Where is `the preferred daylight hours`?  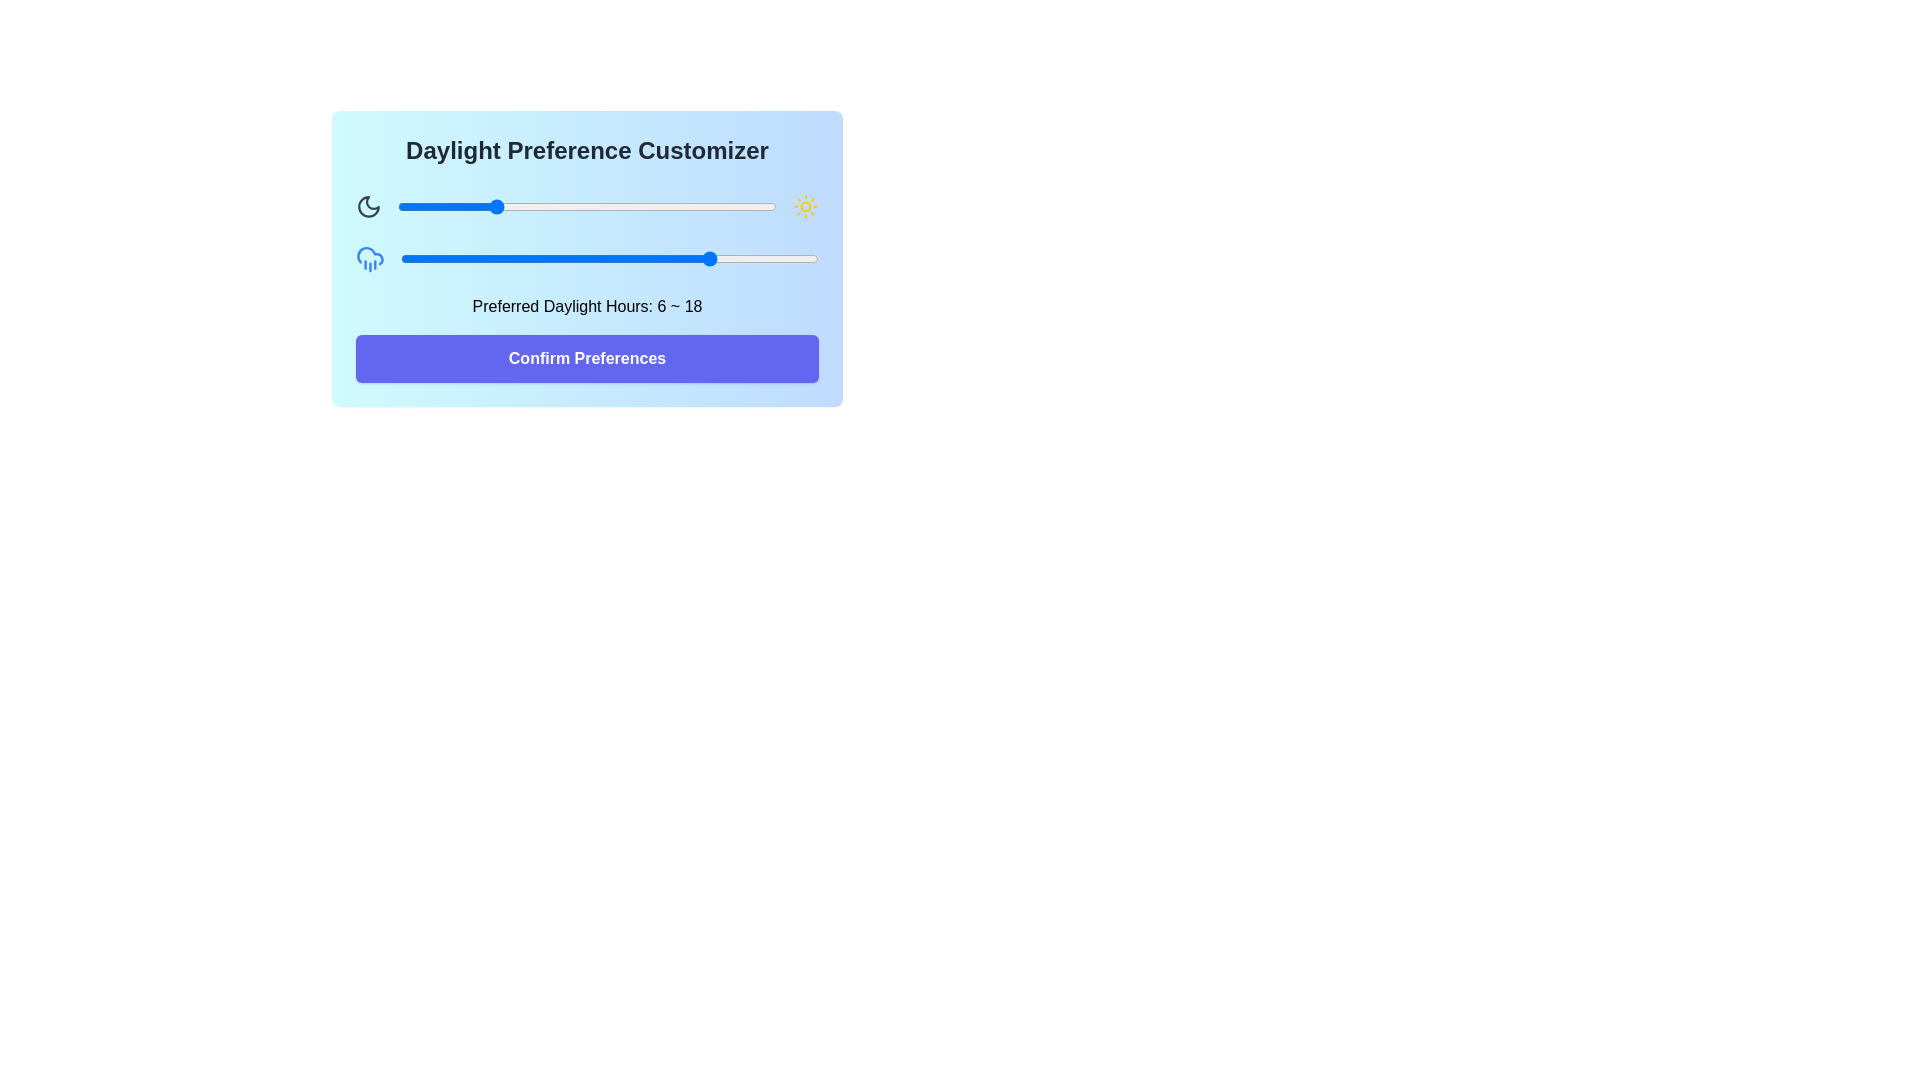
the preferred daylight hours is located at coordinates (591, 257).